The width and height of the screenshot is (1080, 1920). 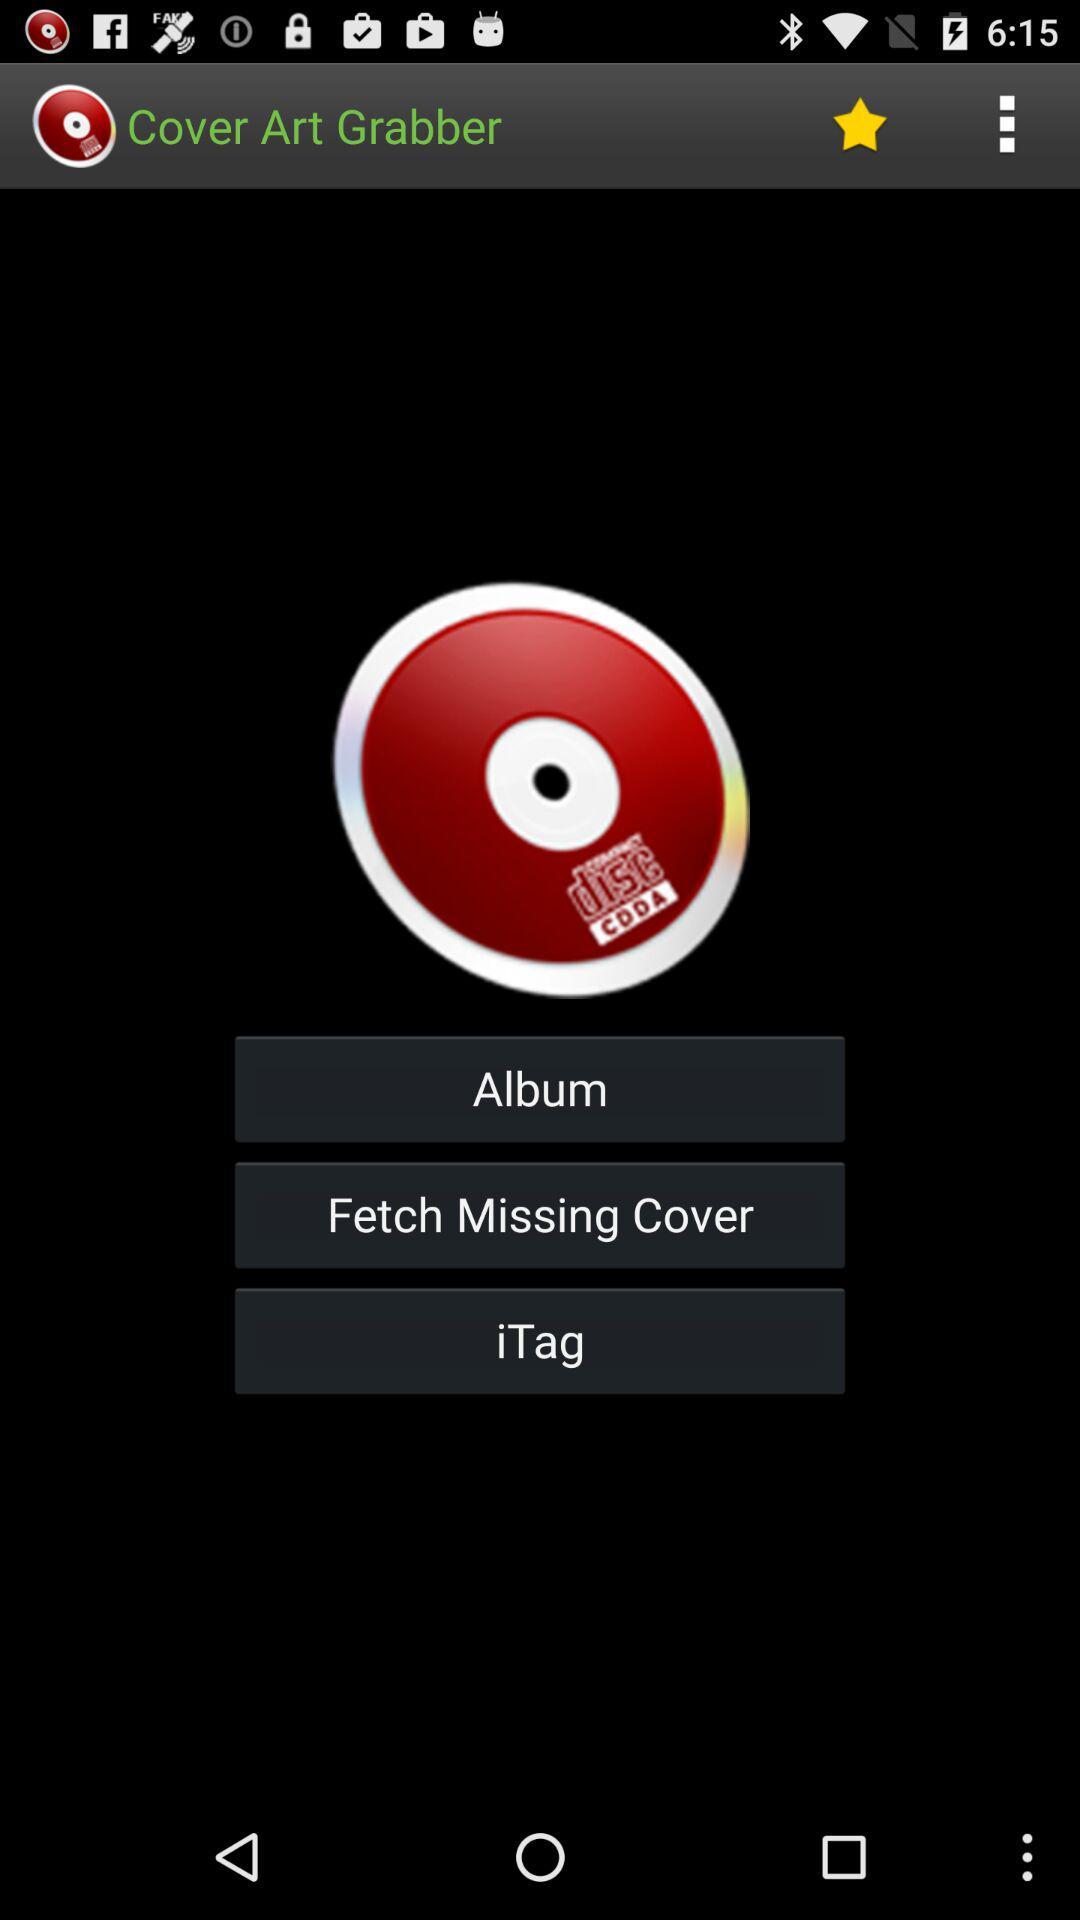 What do you see at coordinates (858, 124) in the screenshot?
I see `the icon to the right of the cover art grabber icon` at bounding box center [858, 124].